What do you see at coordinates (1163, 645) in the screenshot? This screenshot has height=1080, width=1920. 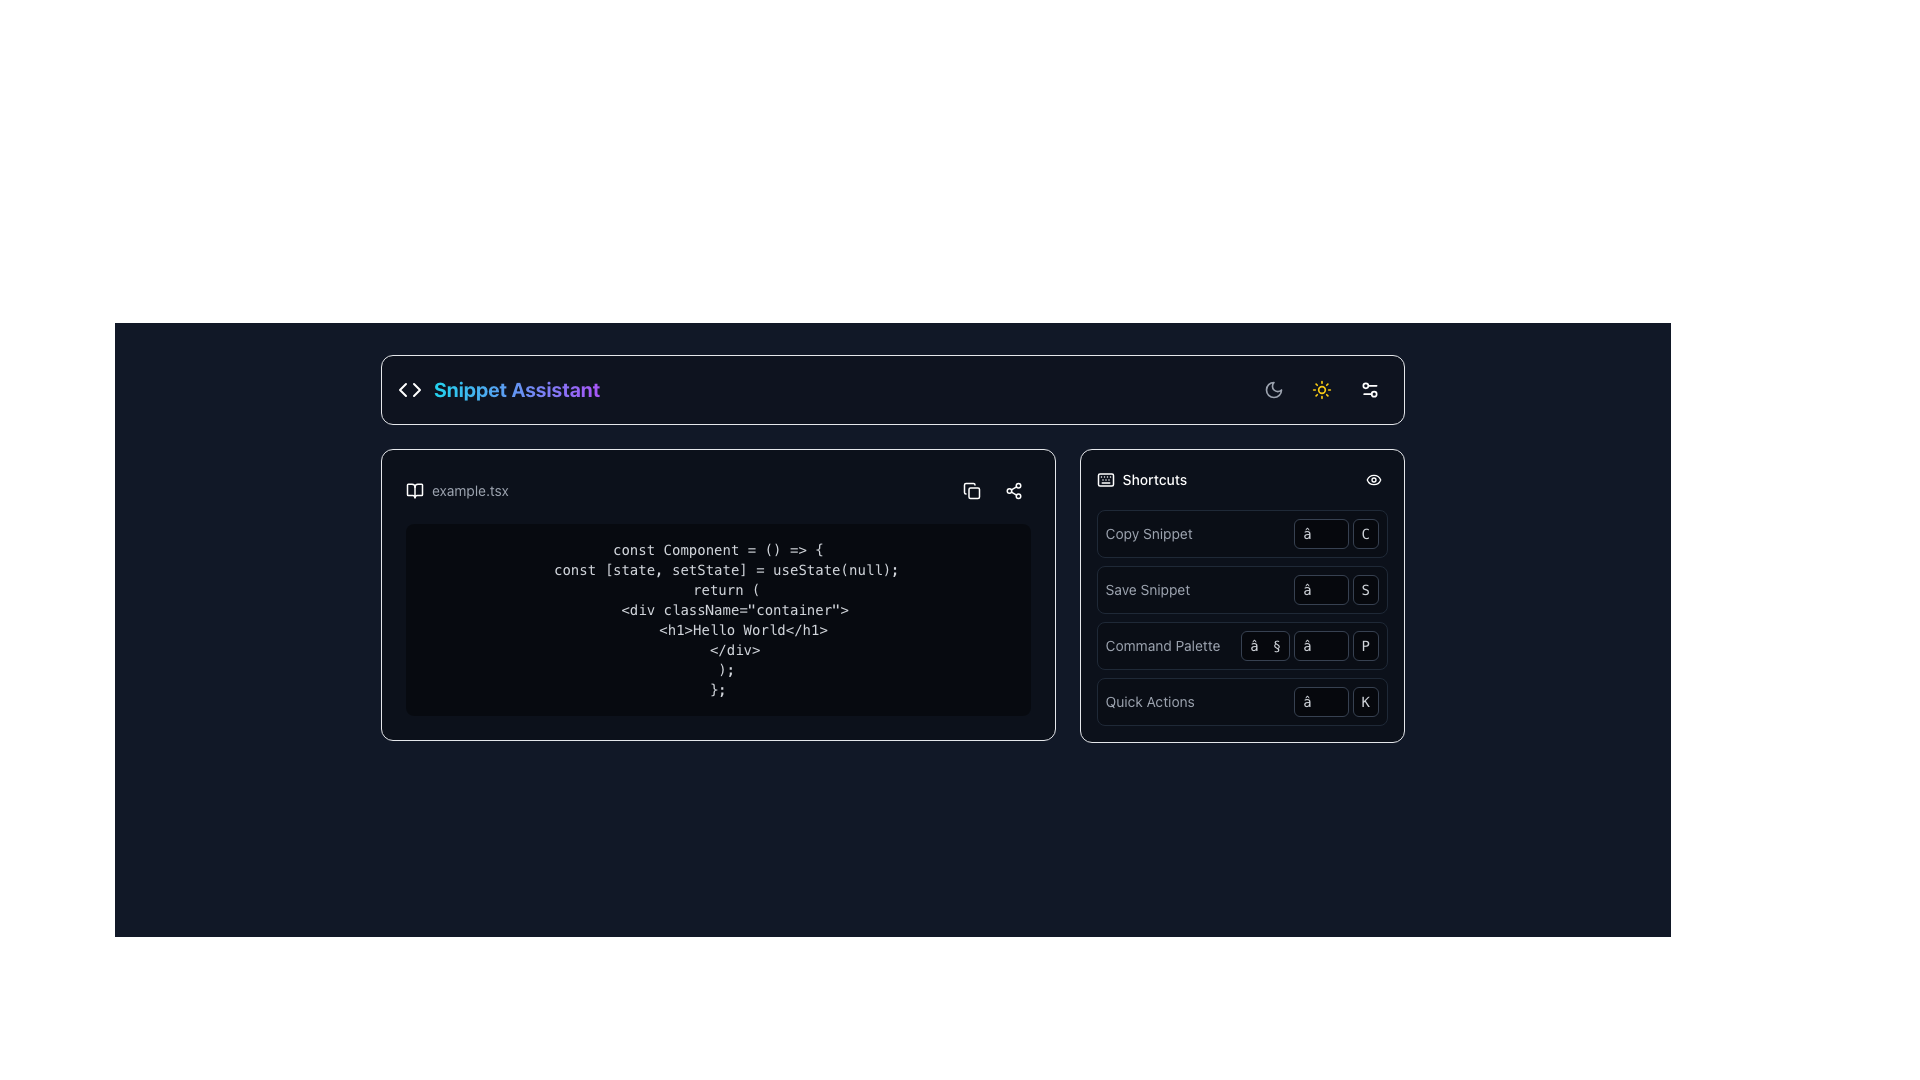 I see `the Textual Label that serves as a descriptor for the associated shortcut action, located in the upper-middle area of the shortcut section on the right side of the interface` at bounding box center [1163, 645].